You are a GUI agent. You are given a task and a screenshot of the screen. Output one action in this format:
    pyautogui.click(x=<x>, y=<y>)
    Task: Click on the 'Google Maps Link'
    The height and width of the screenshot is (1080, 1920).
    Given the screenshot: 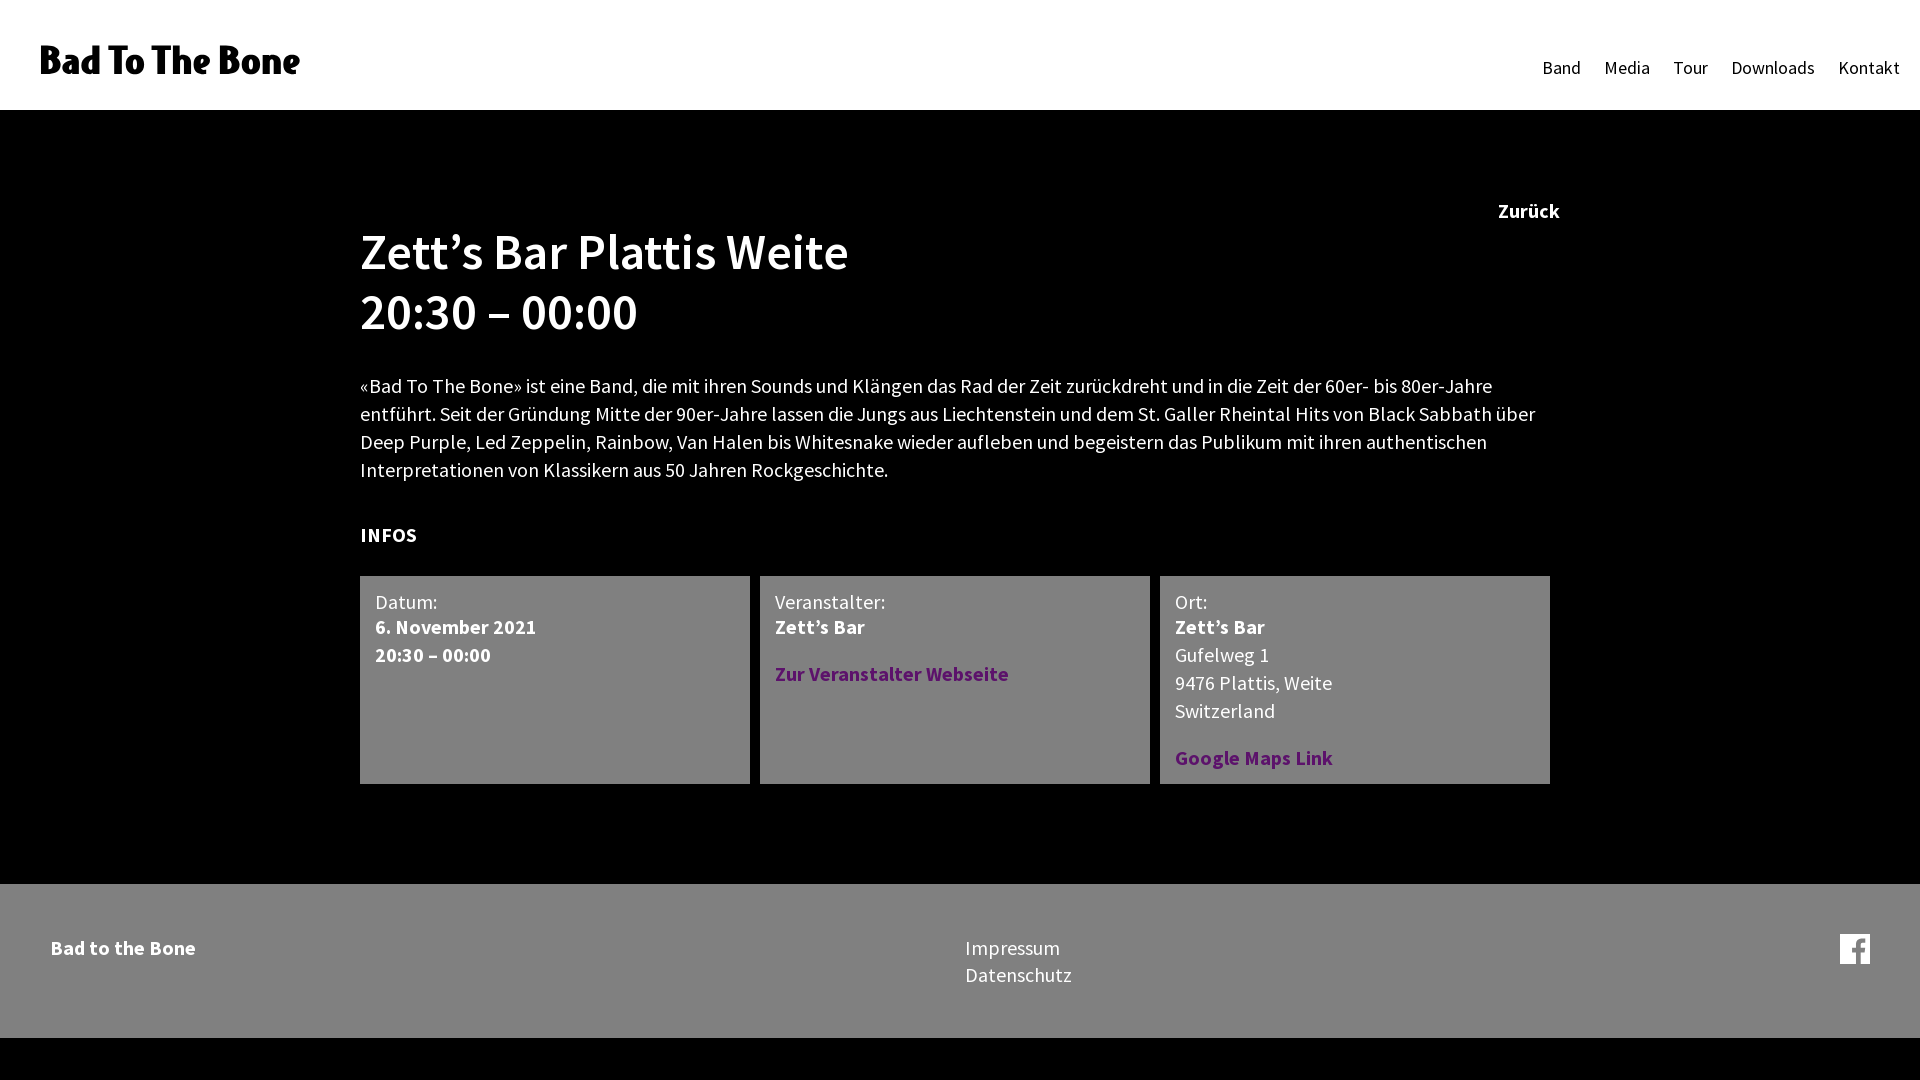 What is the action you would take?
    pyautogui.click(x=1252, y=757)
    